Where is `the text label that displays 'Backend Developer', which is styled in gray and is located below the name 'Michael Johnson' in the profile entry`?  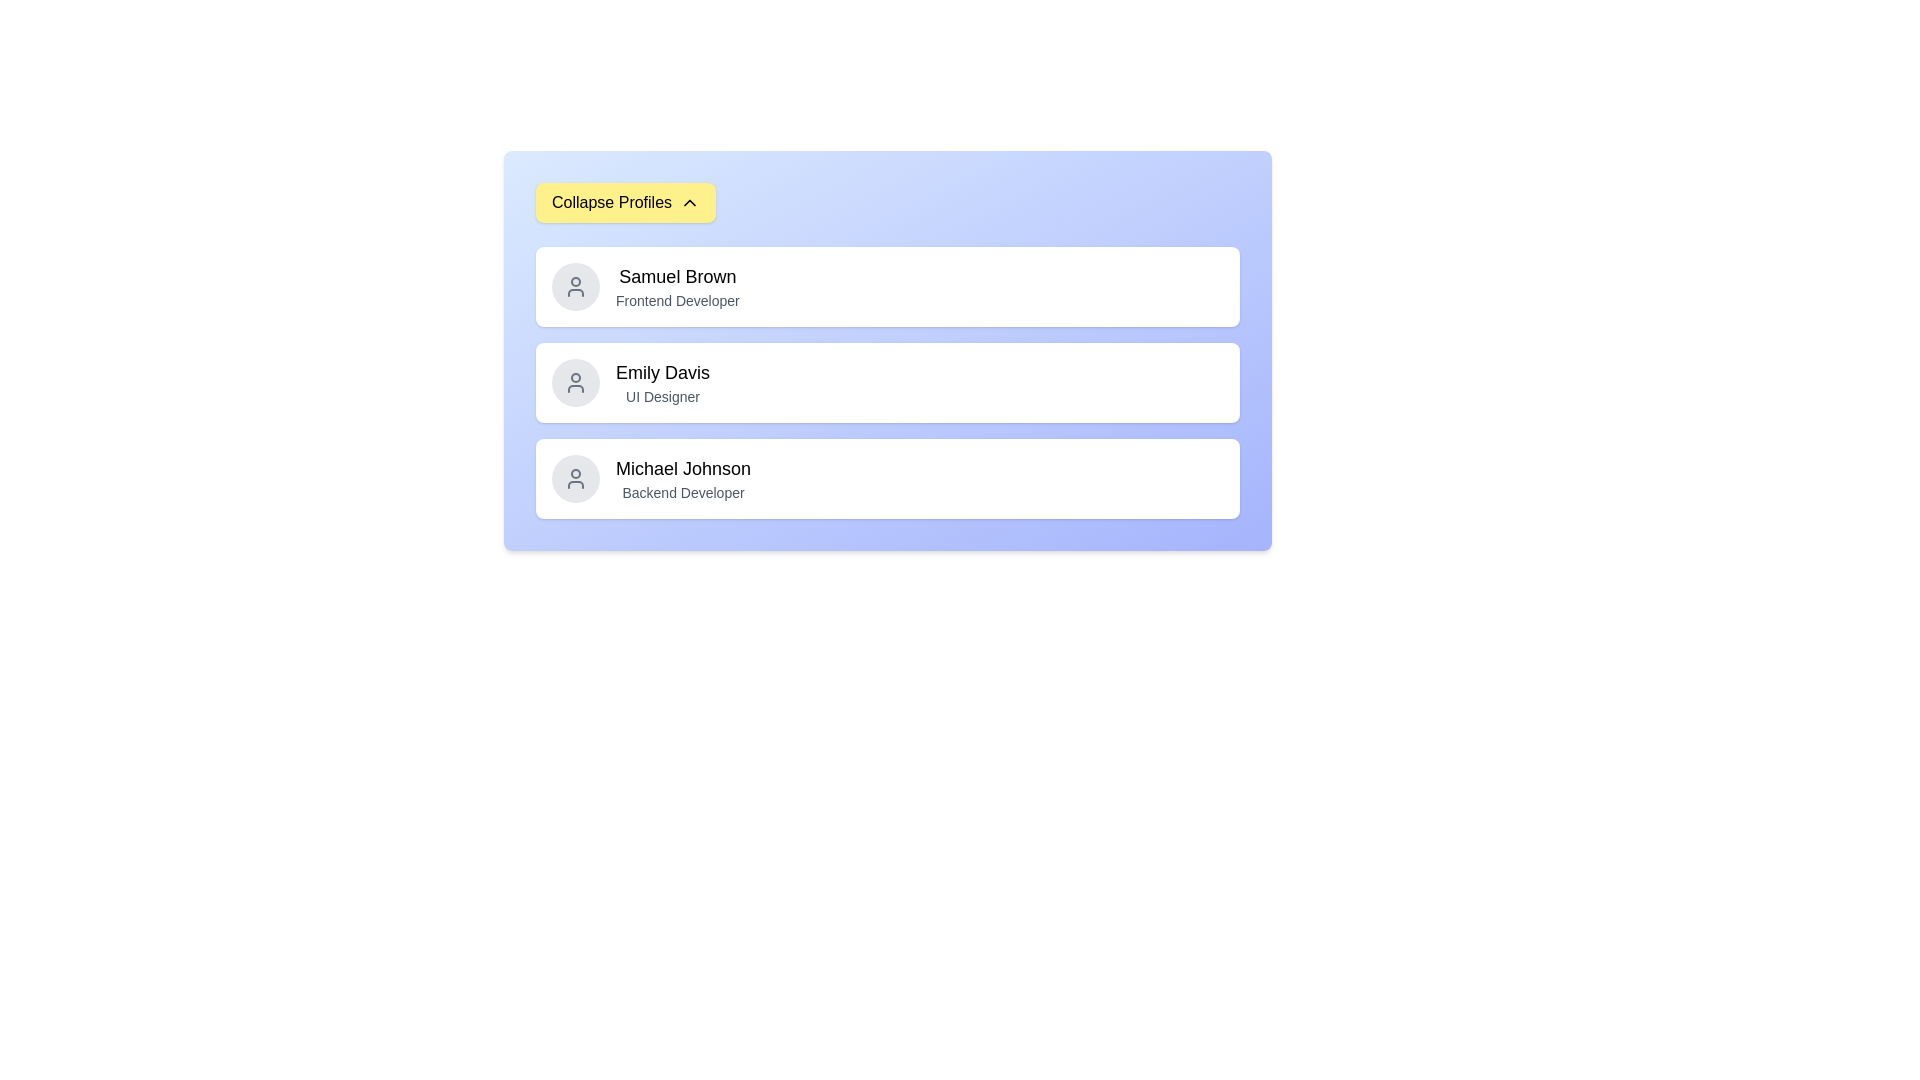
the text label that displays 'Backend Developer', which is styled in gray and is located below the name 'Michael Johnson' in the profile entry is located at coordinates (683, 493).